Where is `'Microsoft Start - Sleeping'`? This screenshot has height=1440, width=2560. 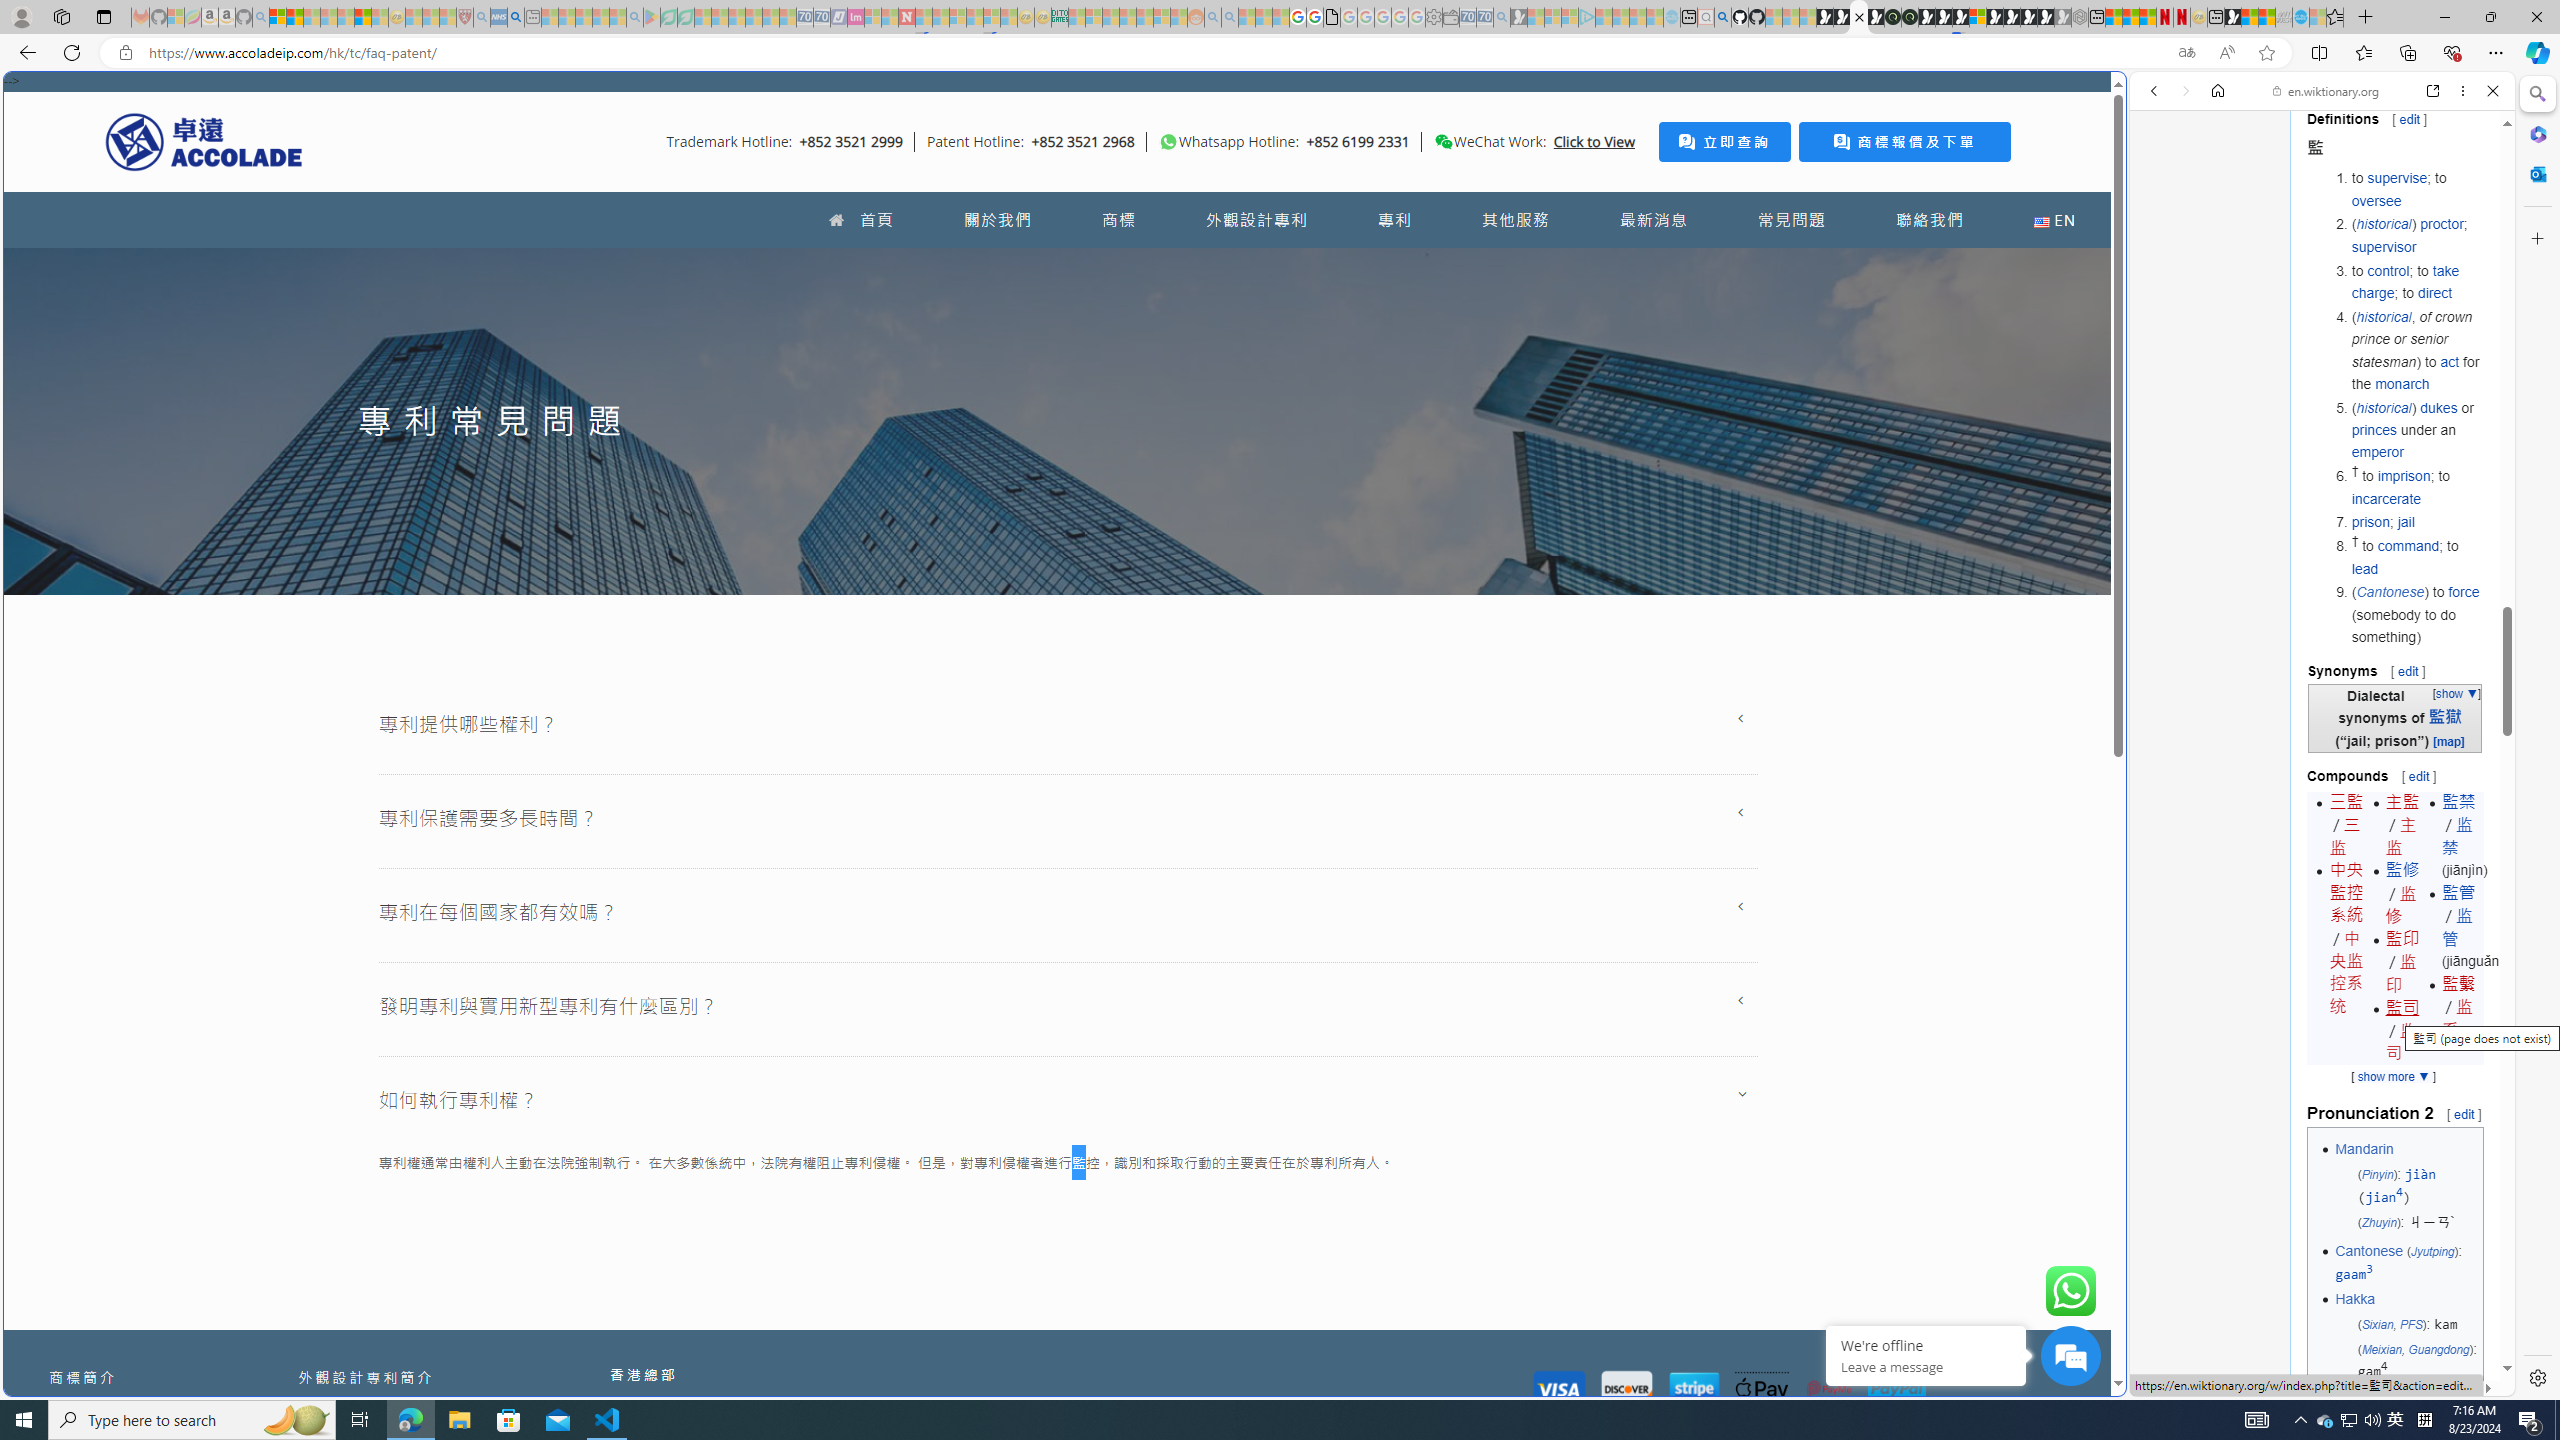 'Microsoft Start - Sleeping' is located at coordinates (1636, 16).